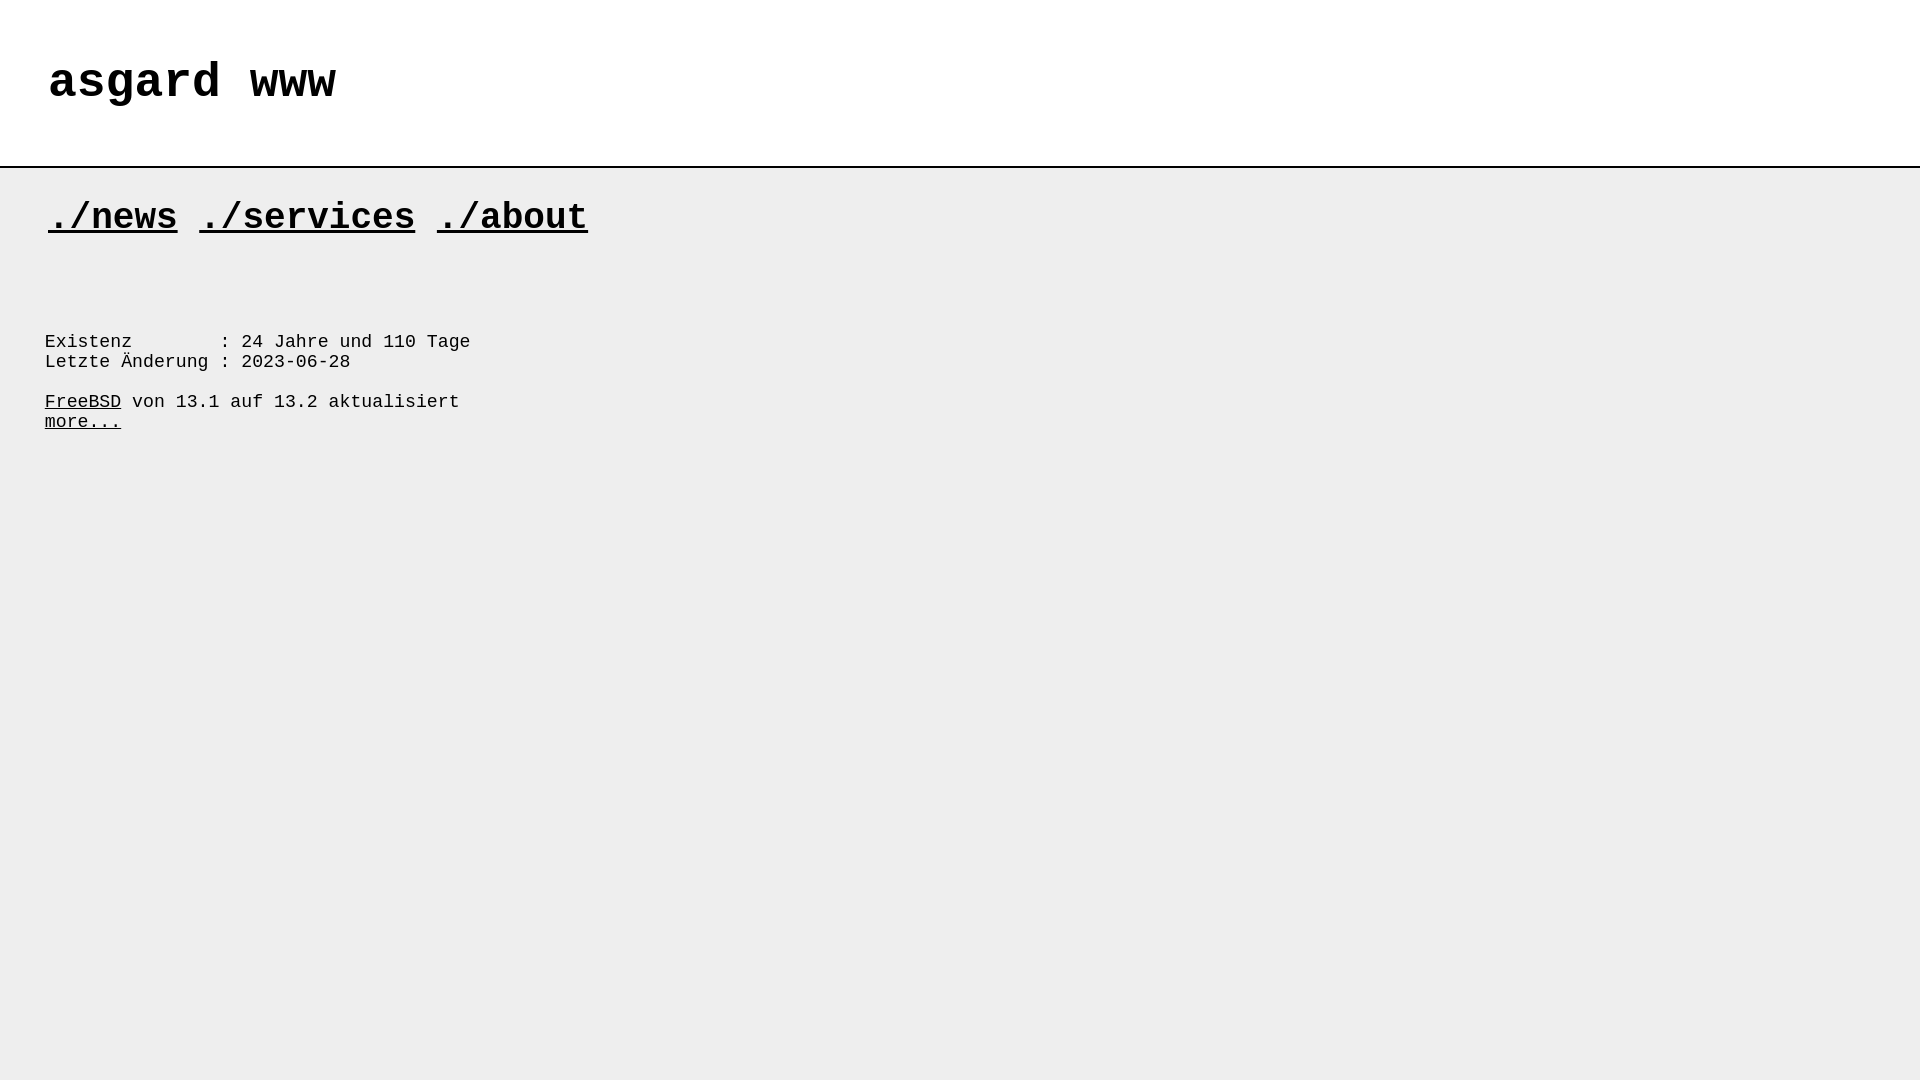 The image size is (1920, 1080). Describe the element at coordinates (81, 401) in the screenshot. I see `'FreeBSD'` at that location.